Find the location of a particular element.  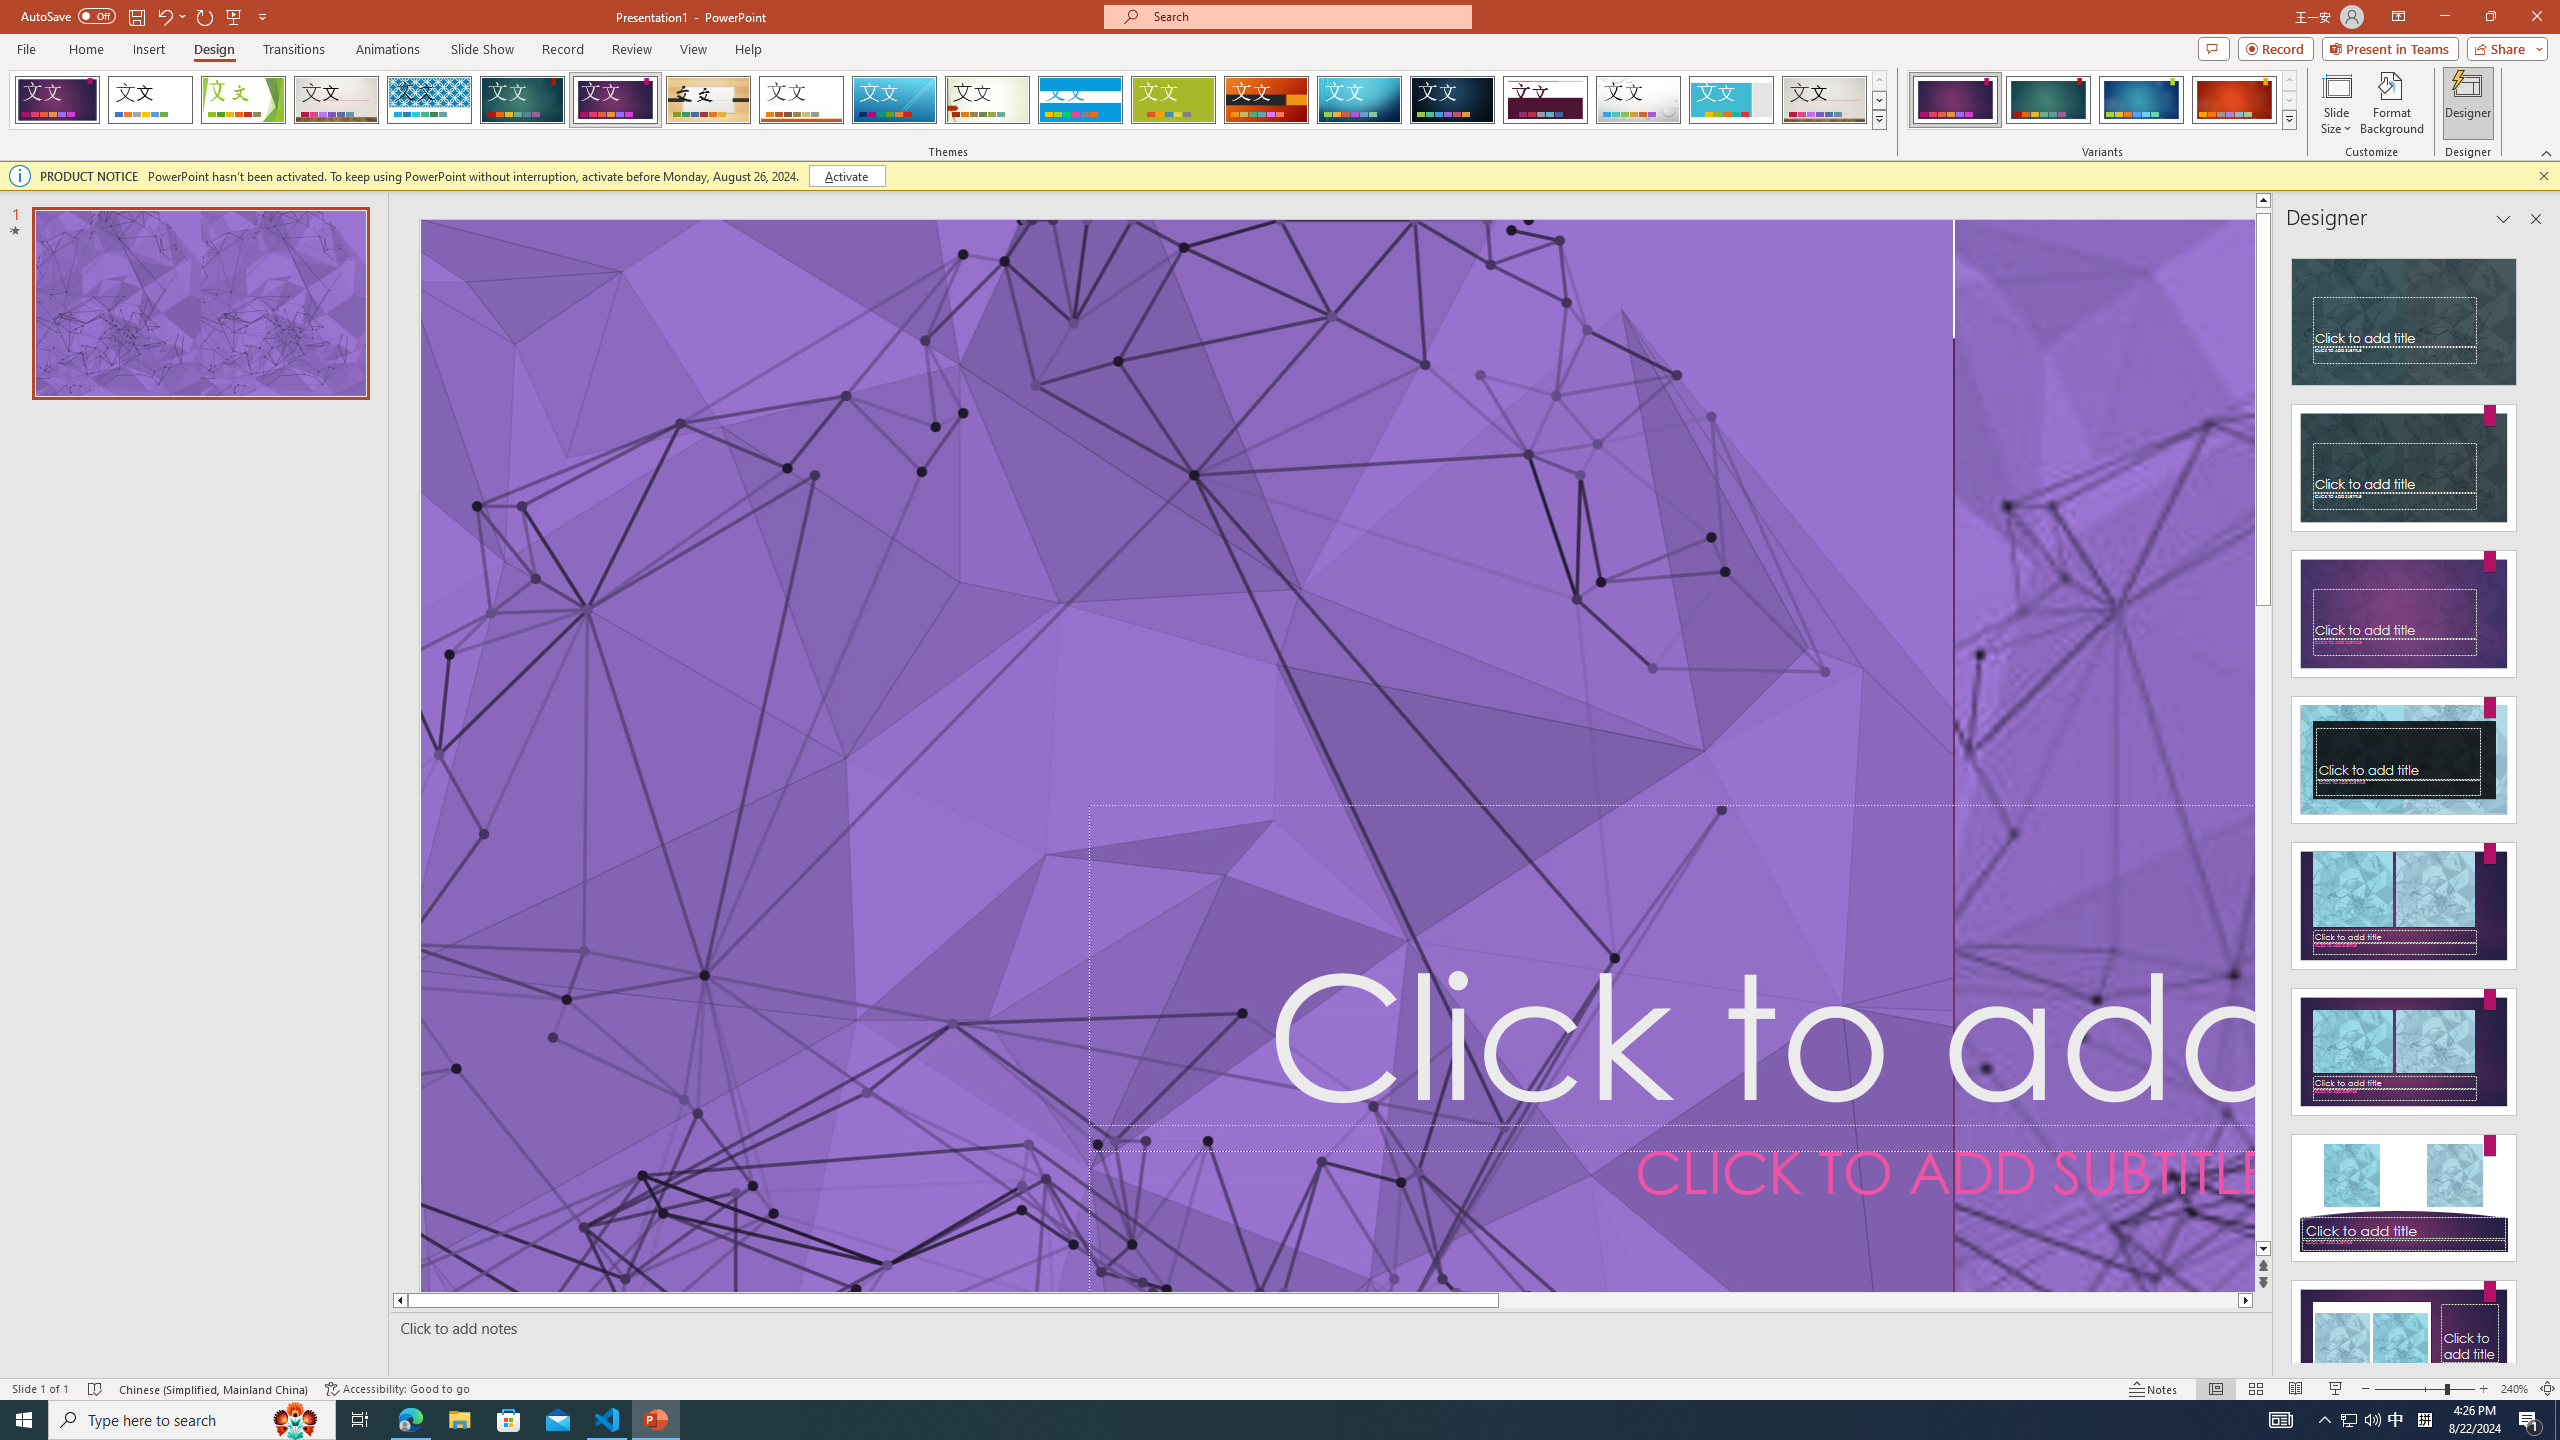

'Ion Boardroom Variant 1' is located at coordinates (1954, 99).